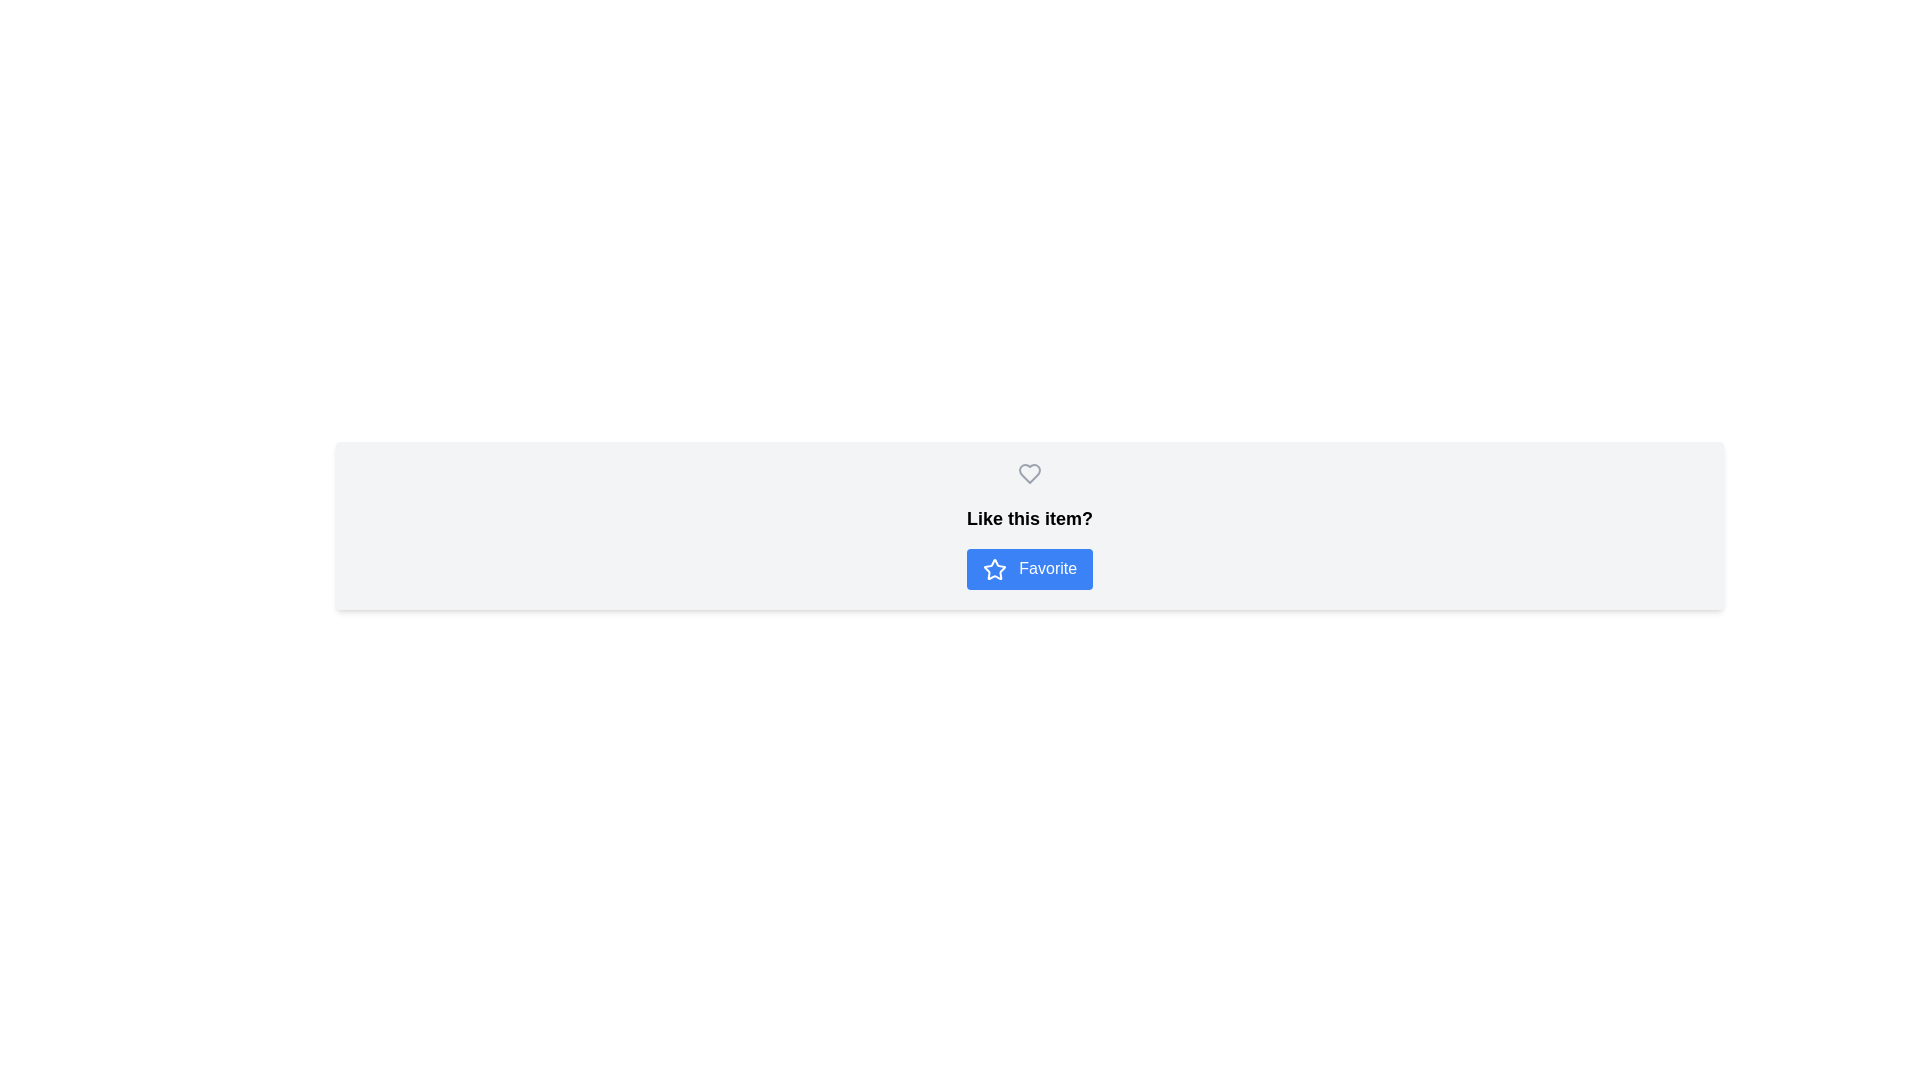  I want to click on the heart-shaped icon used to represent a 'like' or 'favorite' action, which is located above the text 'Like this item?', so click(1030, 474).